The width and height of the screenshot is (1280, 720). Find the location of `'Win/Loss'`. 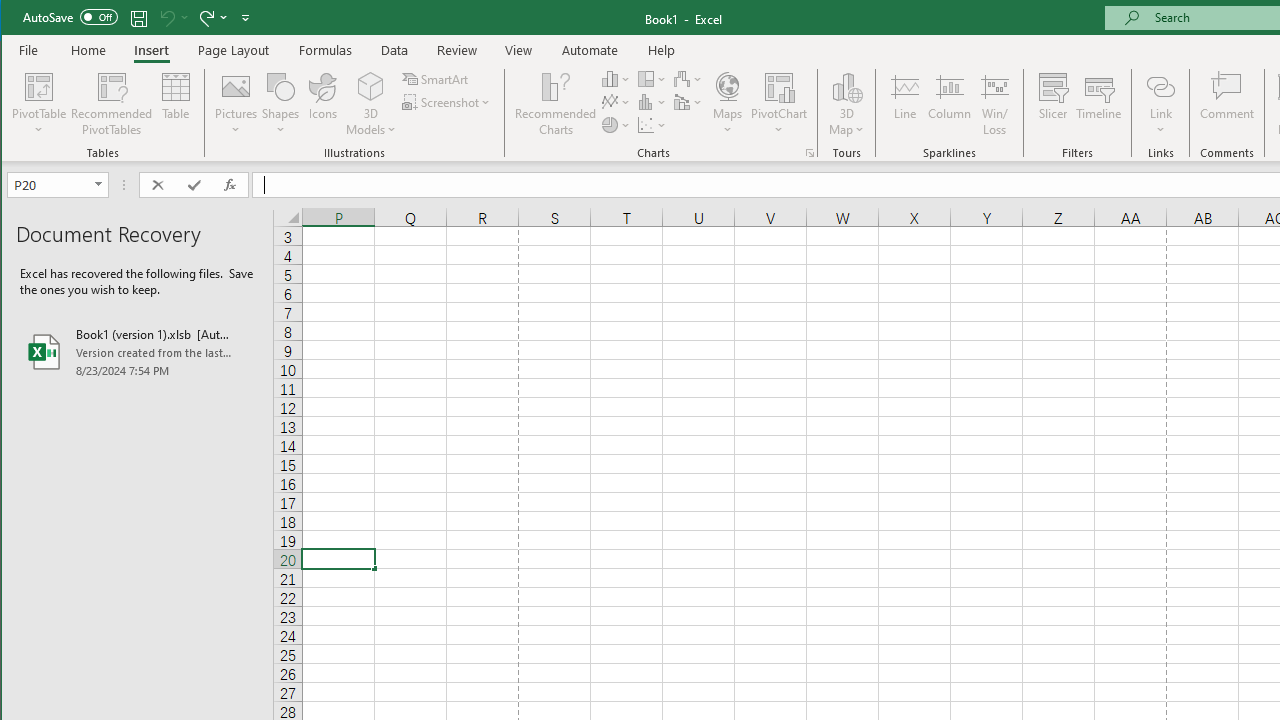

'Win/Loss' is located at coordinates (995, 104).